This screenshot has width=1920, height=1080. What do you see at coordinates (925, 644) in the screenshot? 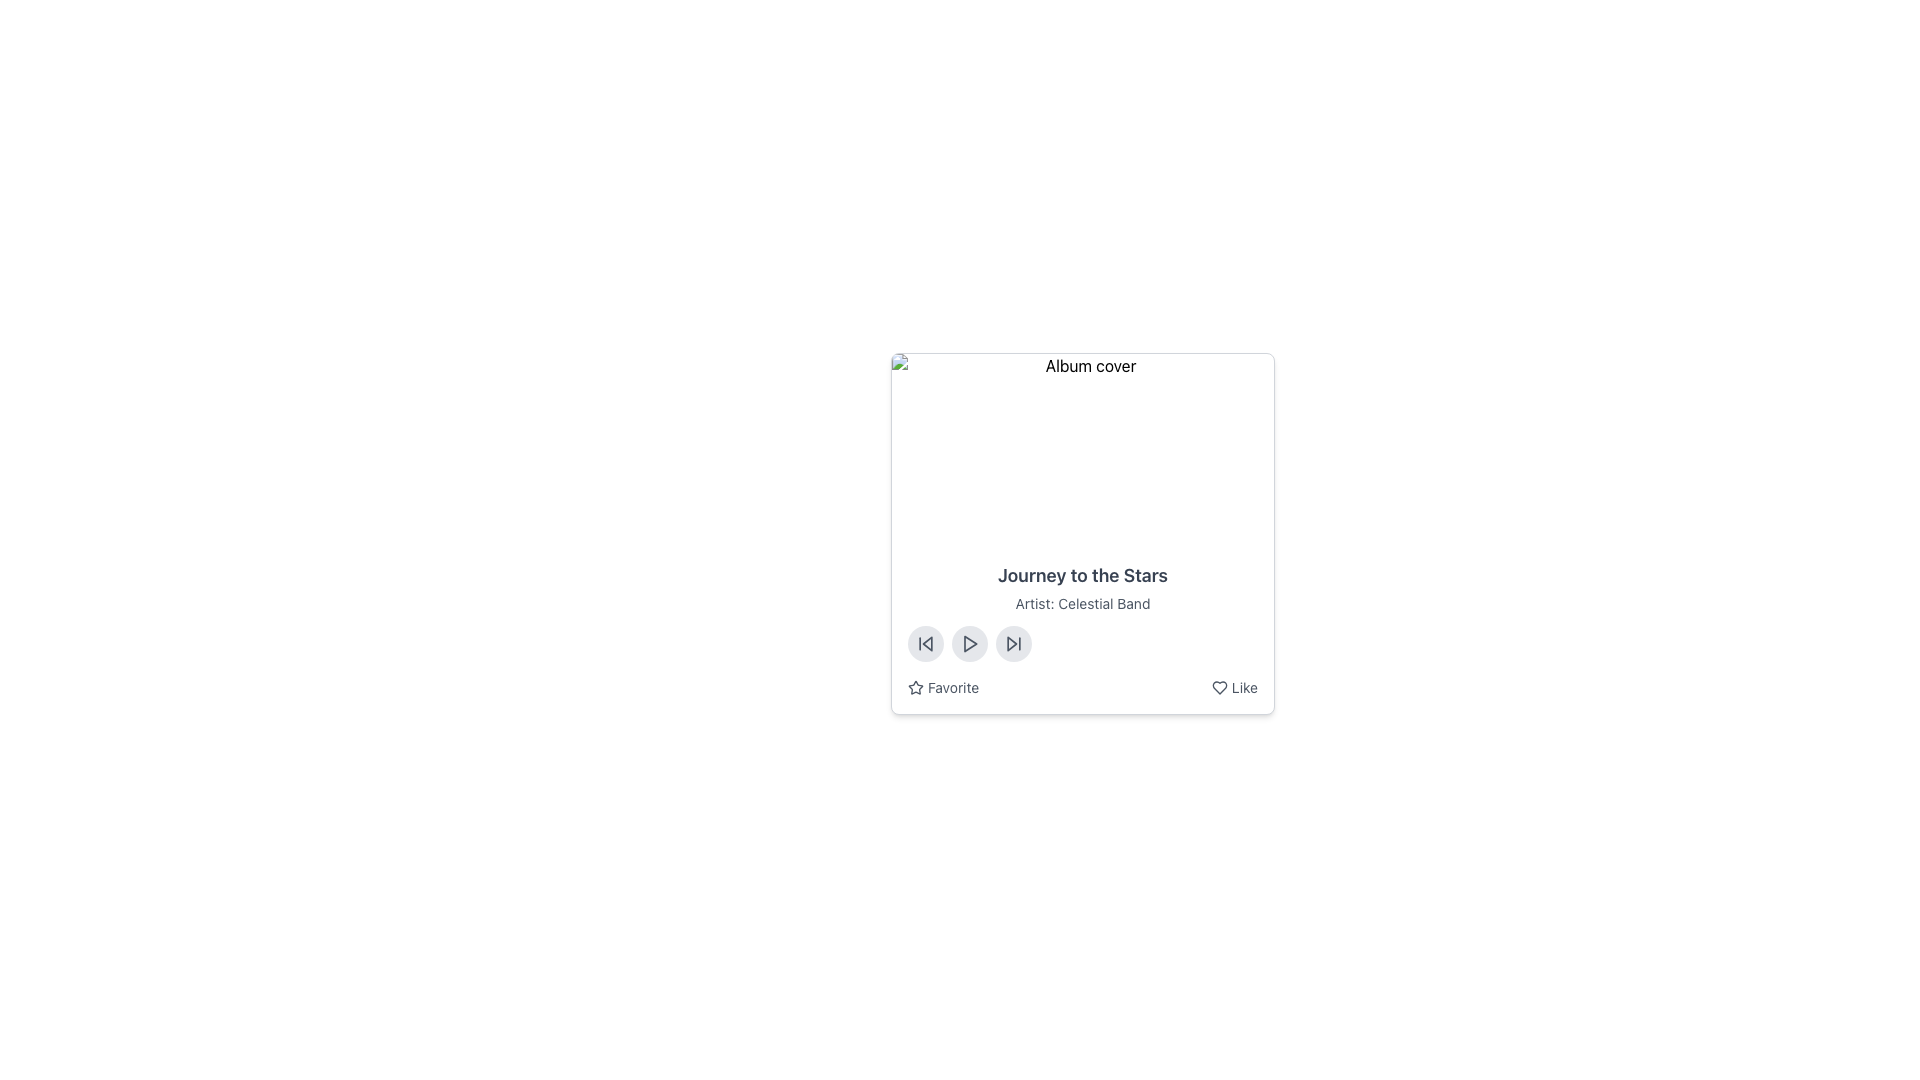
I see `the 'skip backward' icon button, which is a circular button with a light gray background and a triangular point to the left, located at the bottom of the music player interface, to skip to the previous track` at bounding box center [925, 644].